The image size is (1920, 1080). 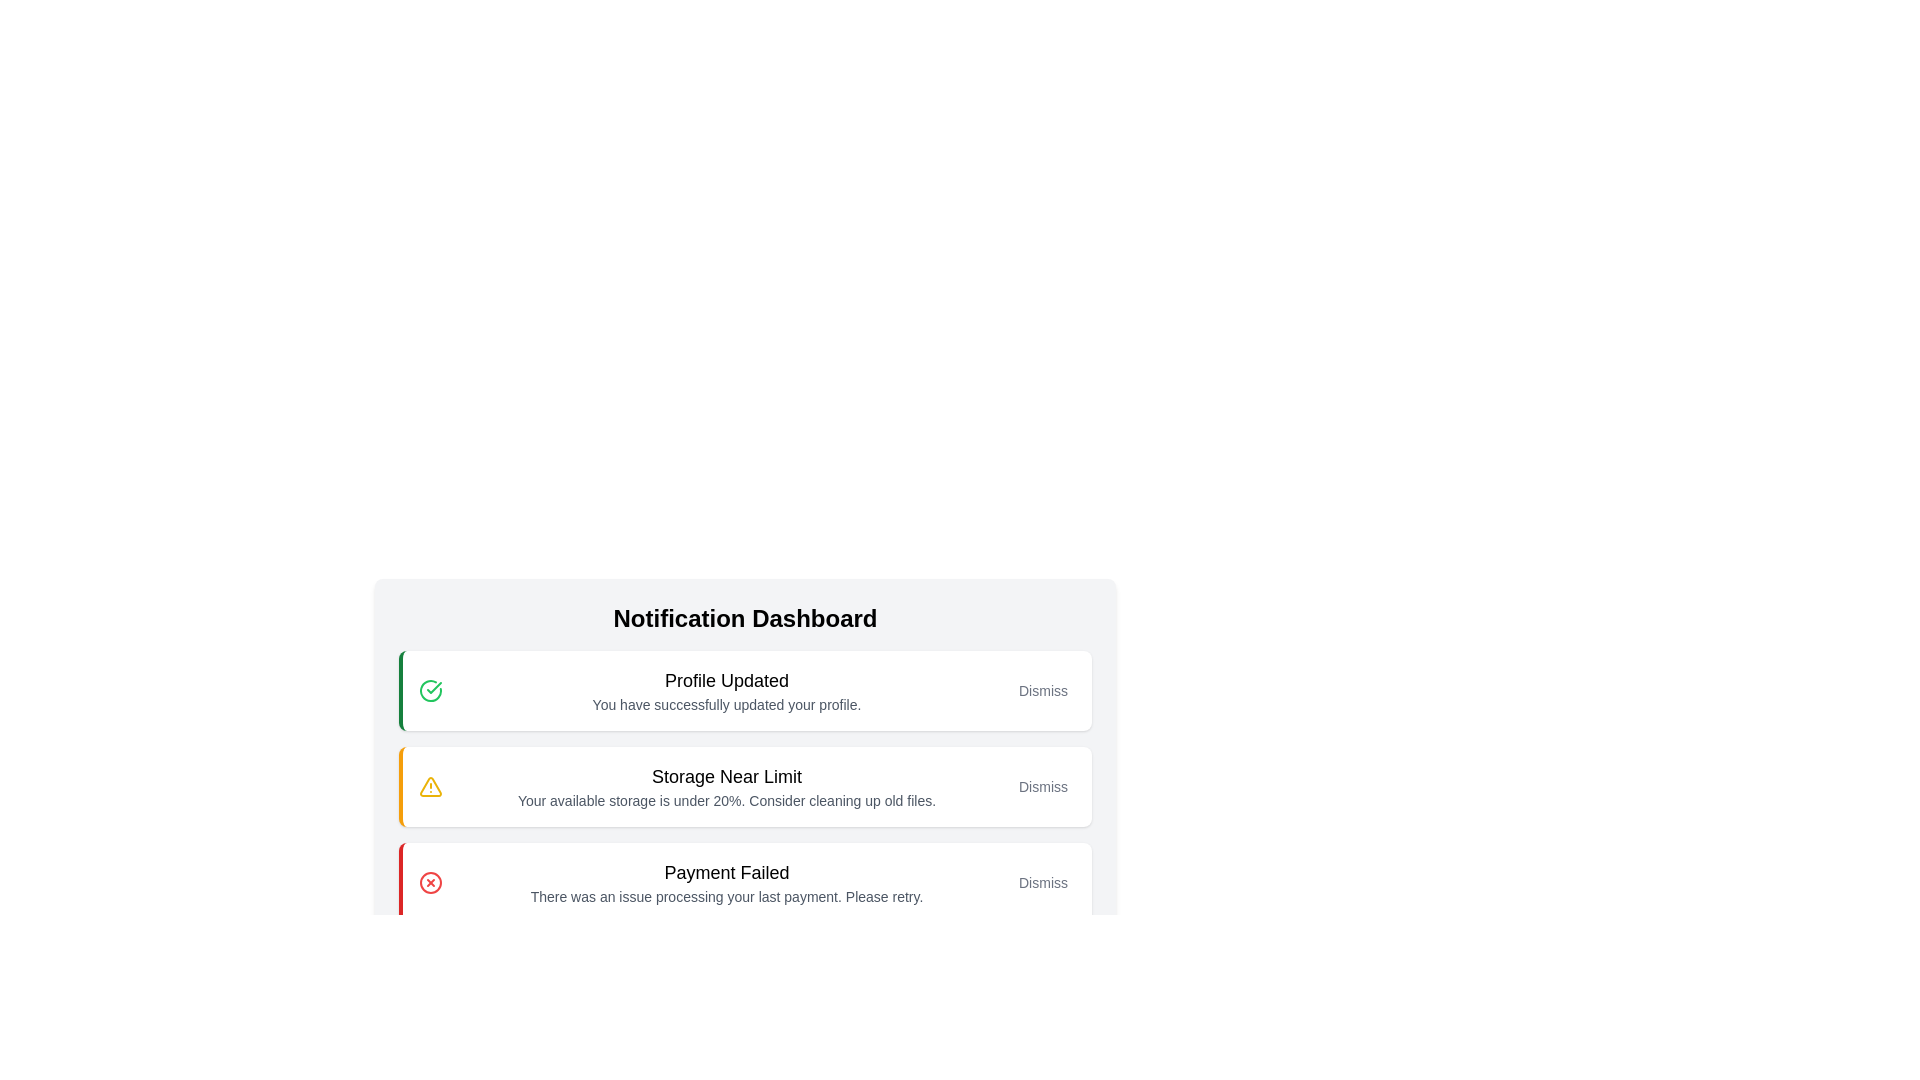 I want to click on text label that displays 'You have successfully updated your profile.' located in the Notification Dashboard under the 'Profile Updated' header, so click(x=725, y=704).